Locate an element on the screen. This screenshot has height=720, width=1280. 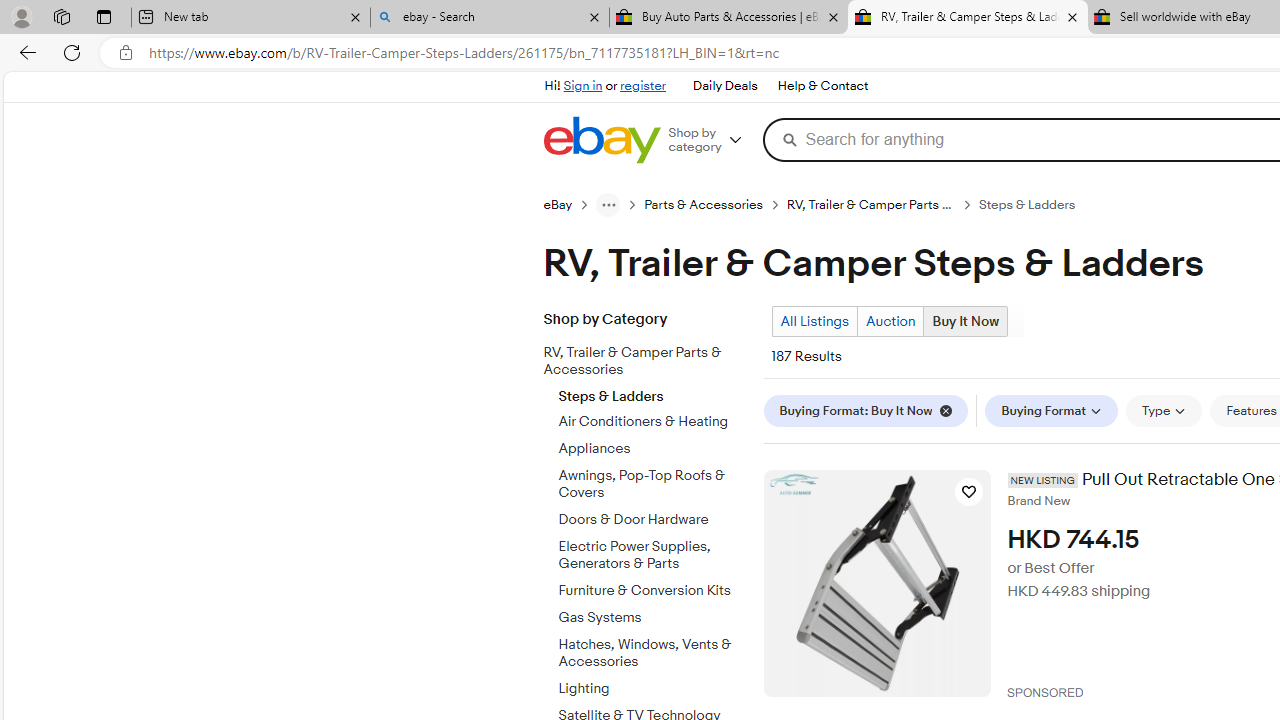
'Buy It Now' is located at coordinates (965, 320).